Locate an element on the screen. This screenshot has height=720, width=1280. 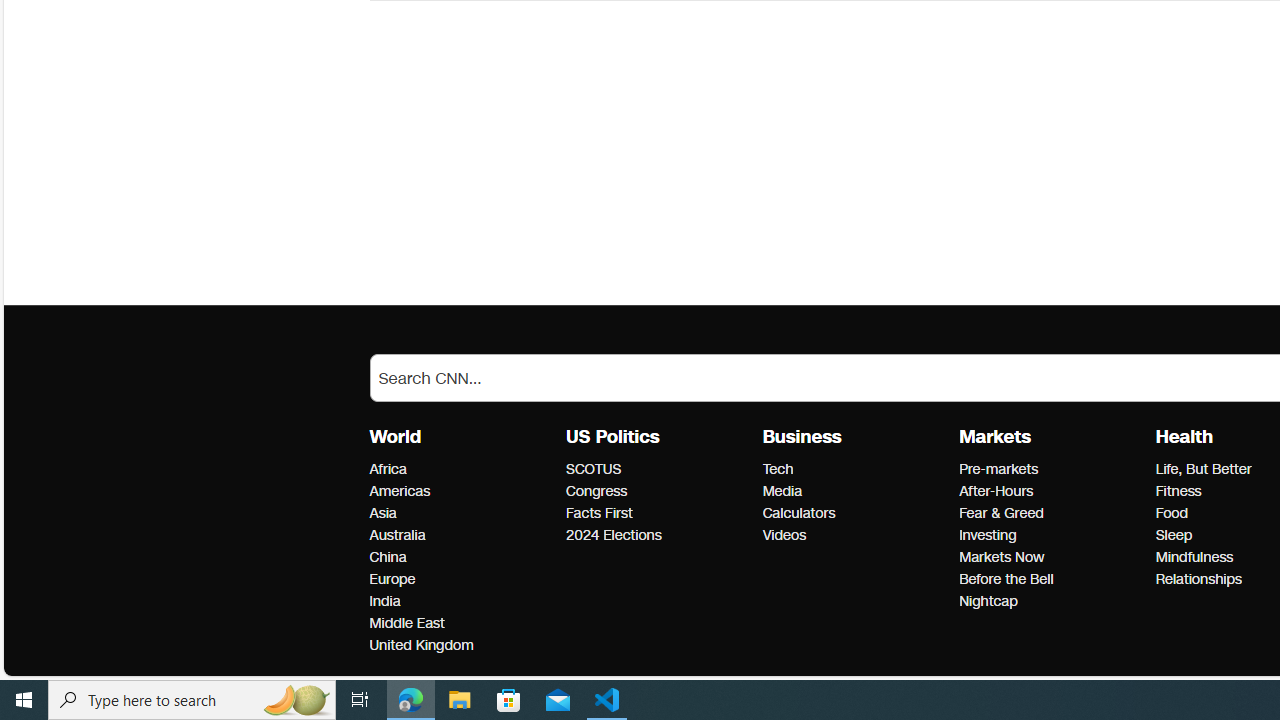
'Calculators' is located at coordinates (855, 512).